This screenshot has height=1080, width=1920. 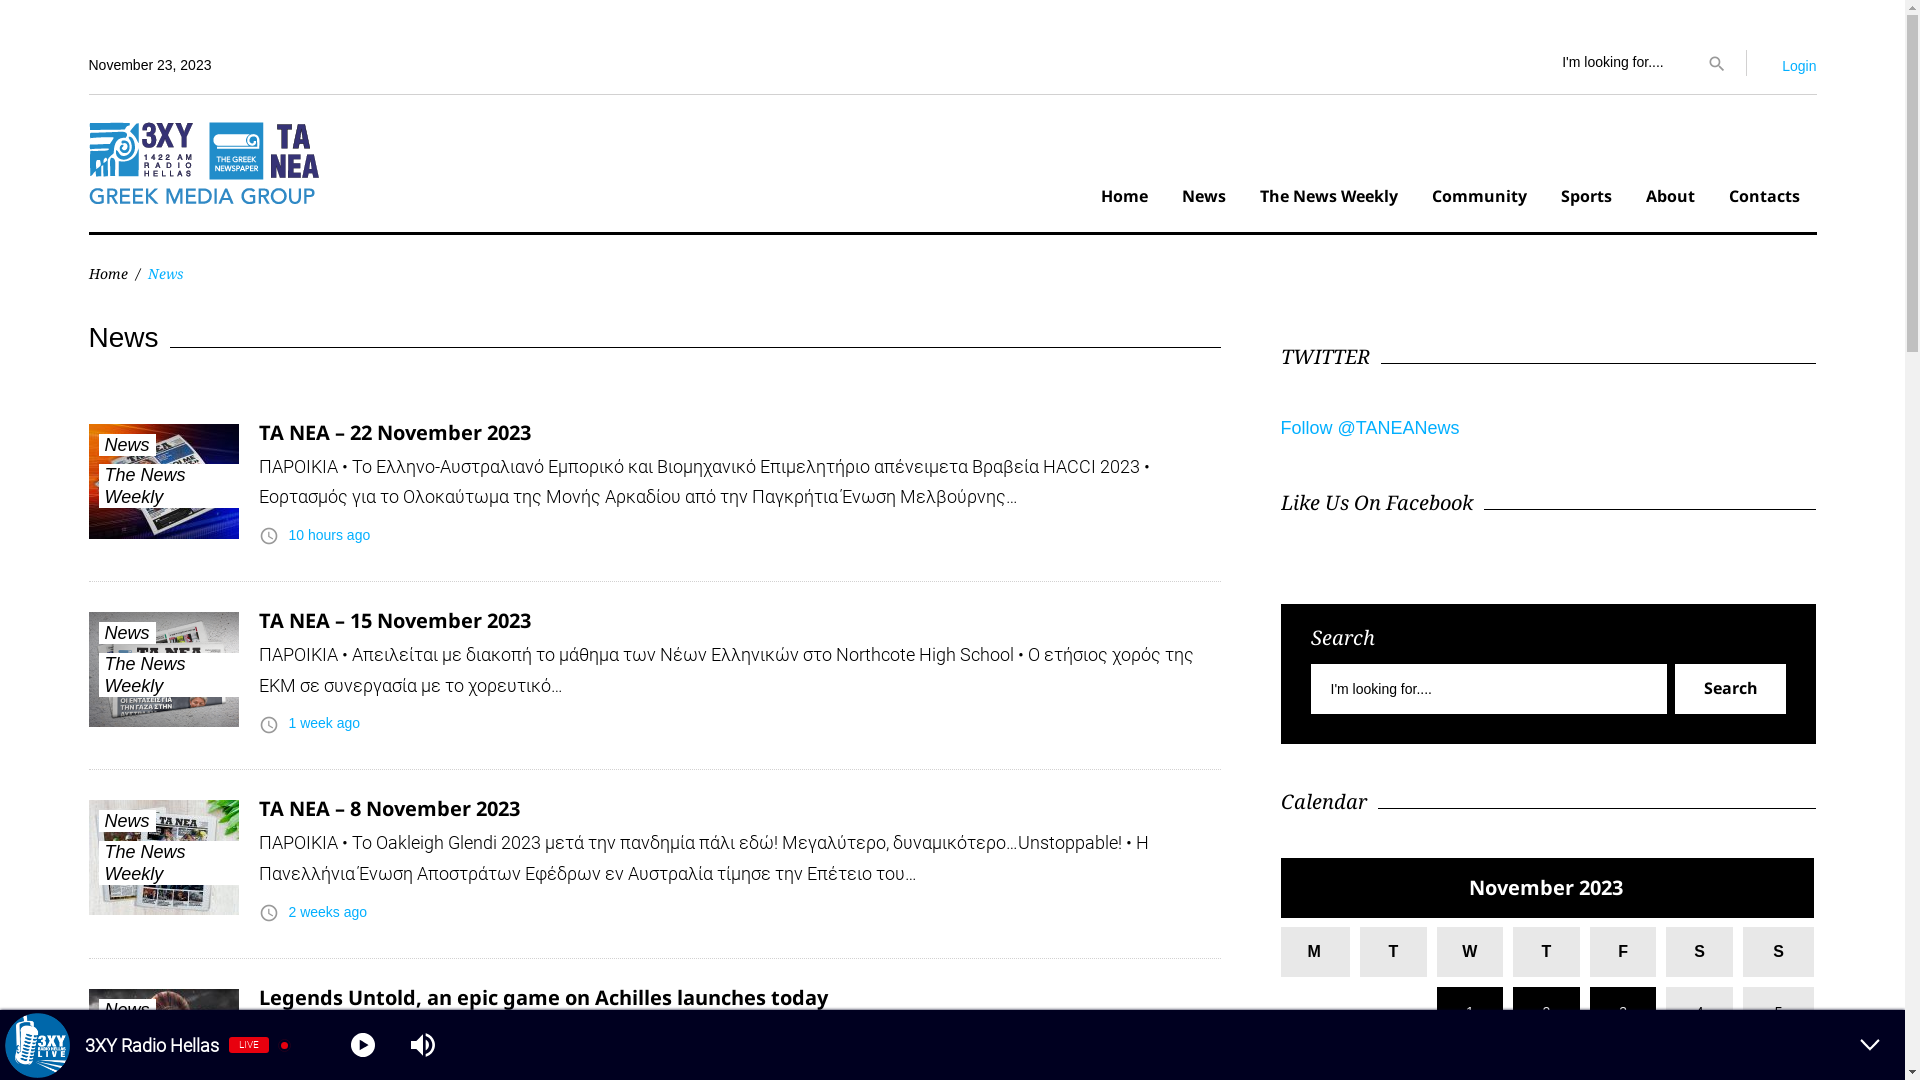 What do you see at coordinates (1869, 1044) in the screenshot?
I see `'Minimize Player'` at bounding box center [1869, 1044].